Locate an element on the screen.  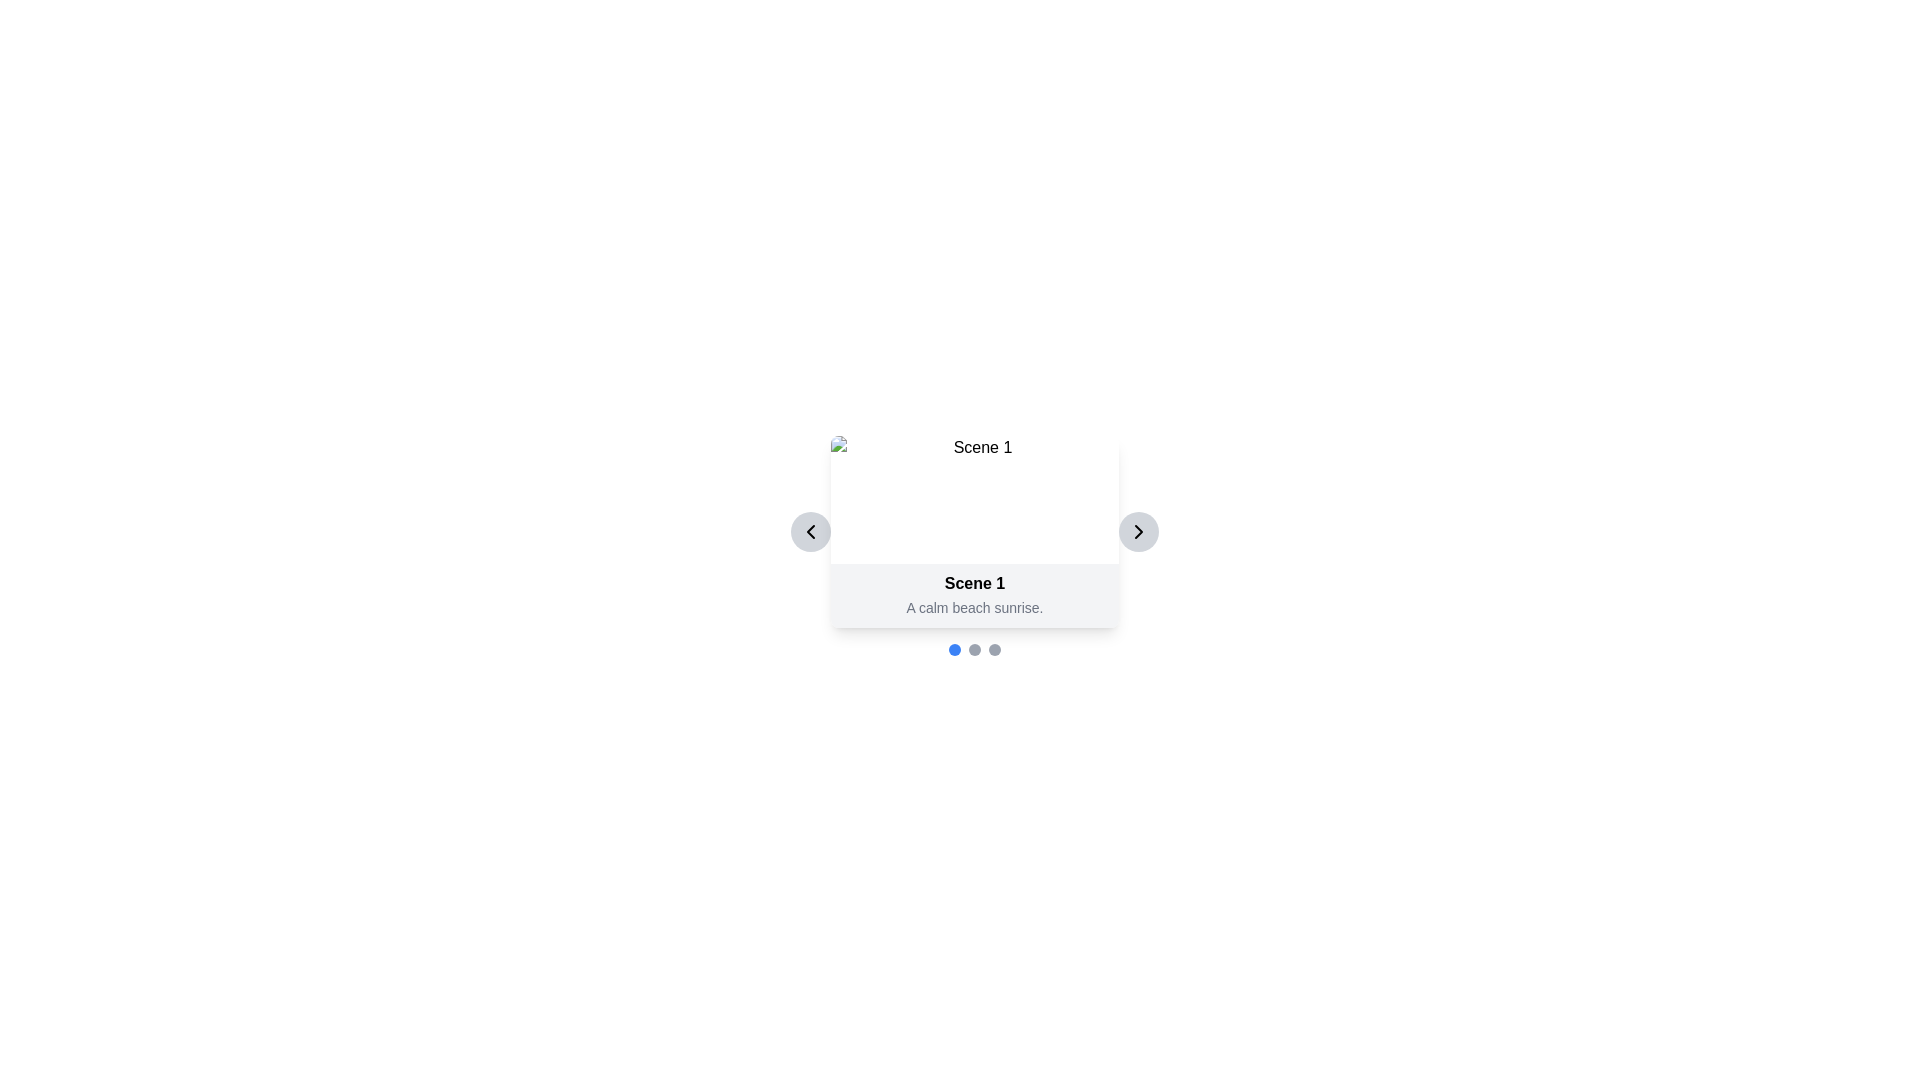
the right-facing Chevron icon within the button is located at coordinates (1138, 531).